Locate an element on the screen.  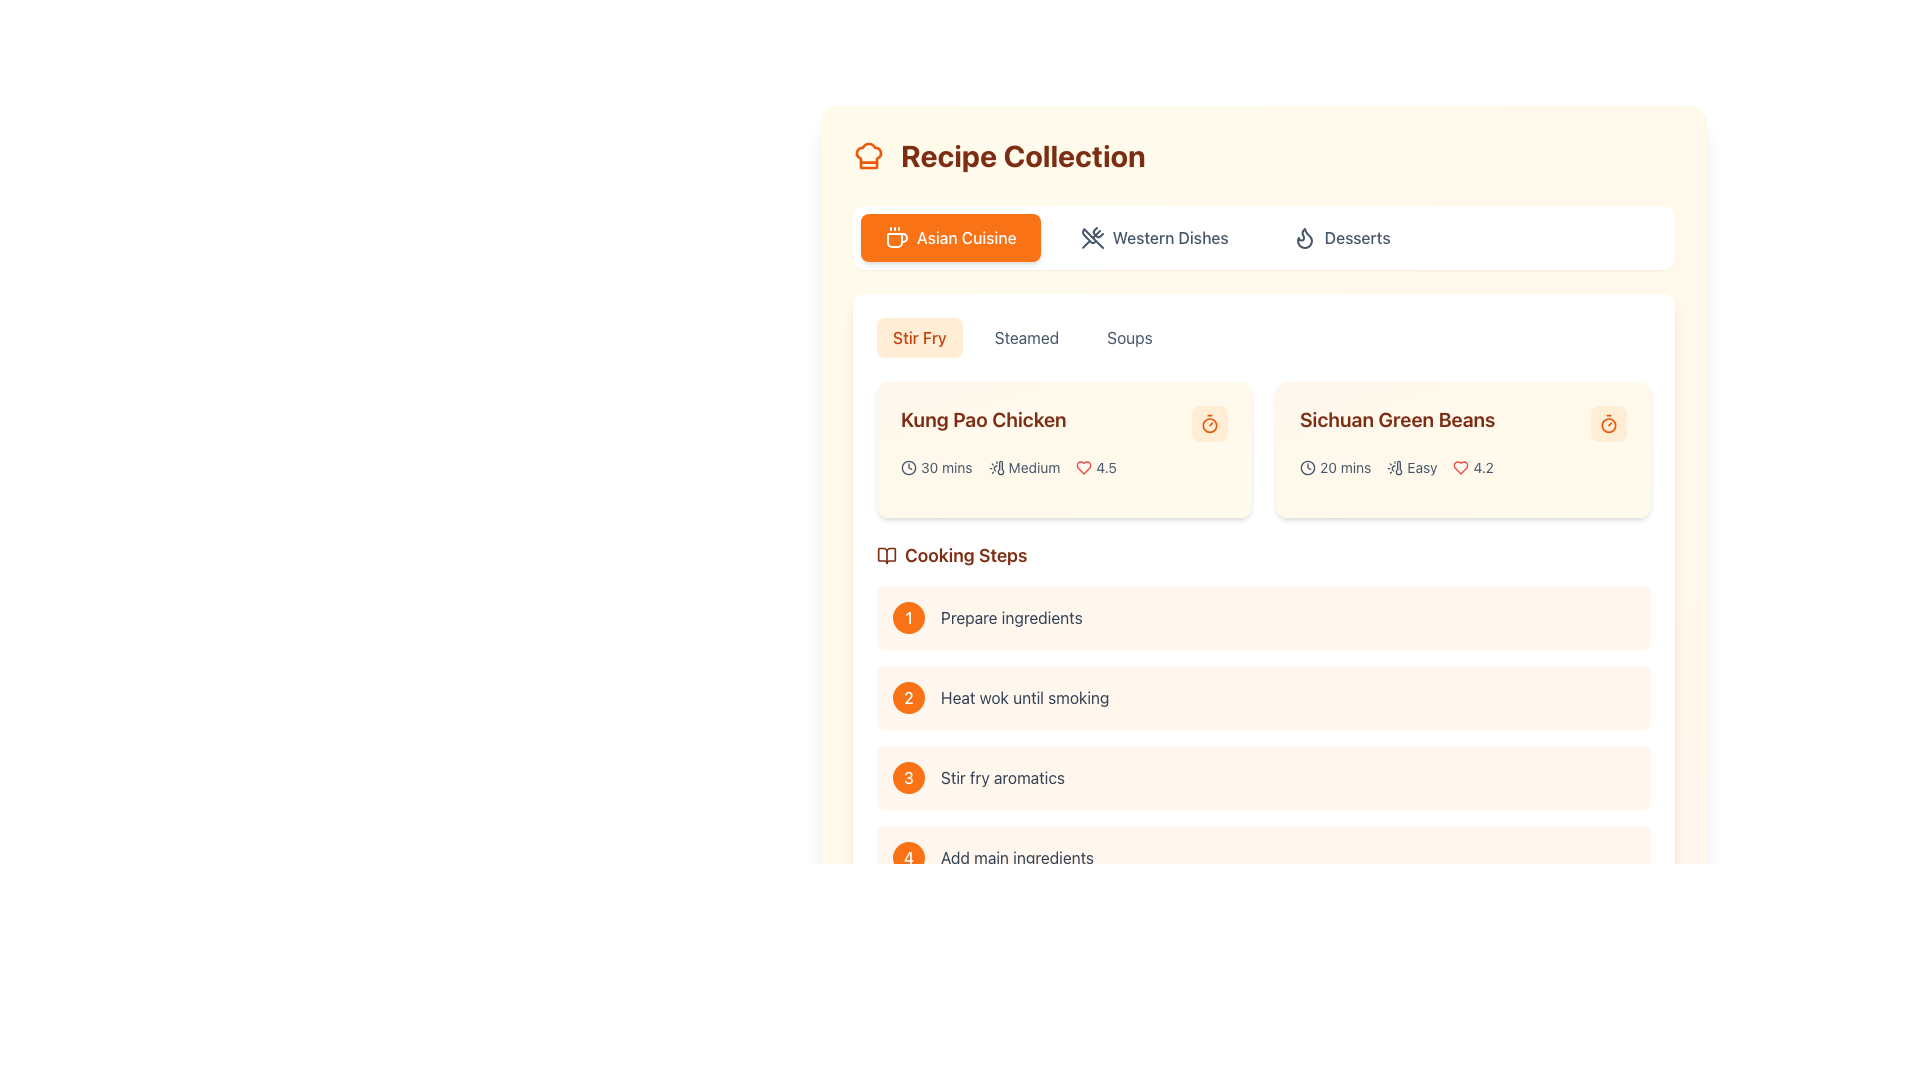
the 'Soups' tab in the Tab navigation bar is located at coordinates (1262, 337).